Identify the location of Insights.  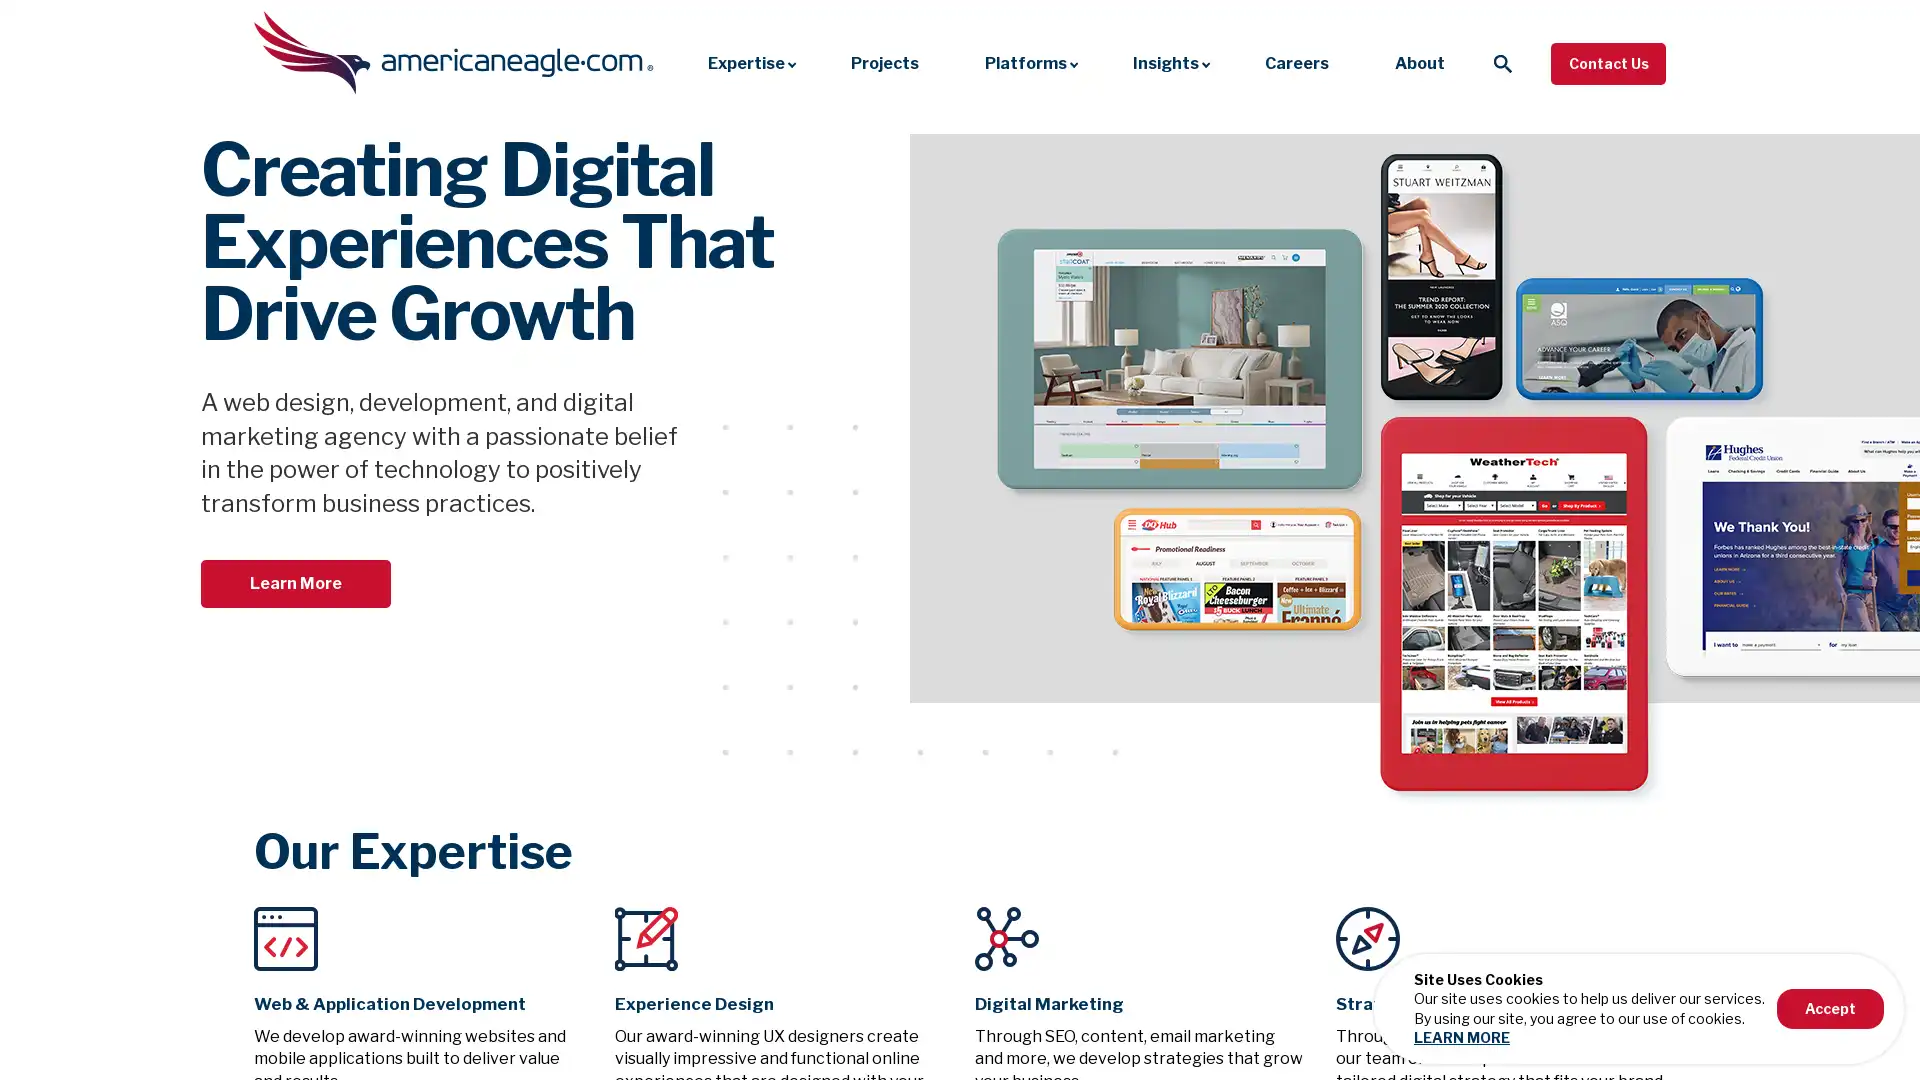
(1166, 62).